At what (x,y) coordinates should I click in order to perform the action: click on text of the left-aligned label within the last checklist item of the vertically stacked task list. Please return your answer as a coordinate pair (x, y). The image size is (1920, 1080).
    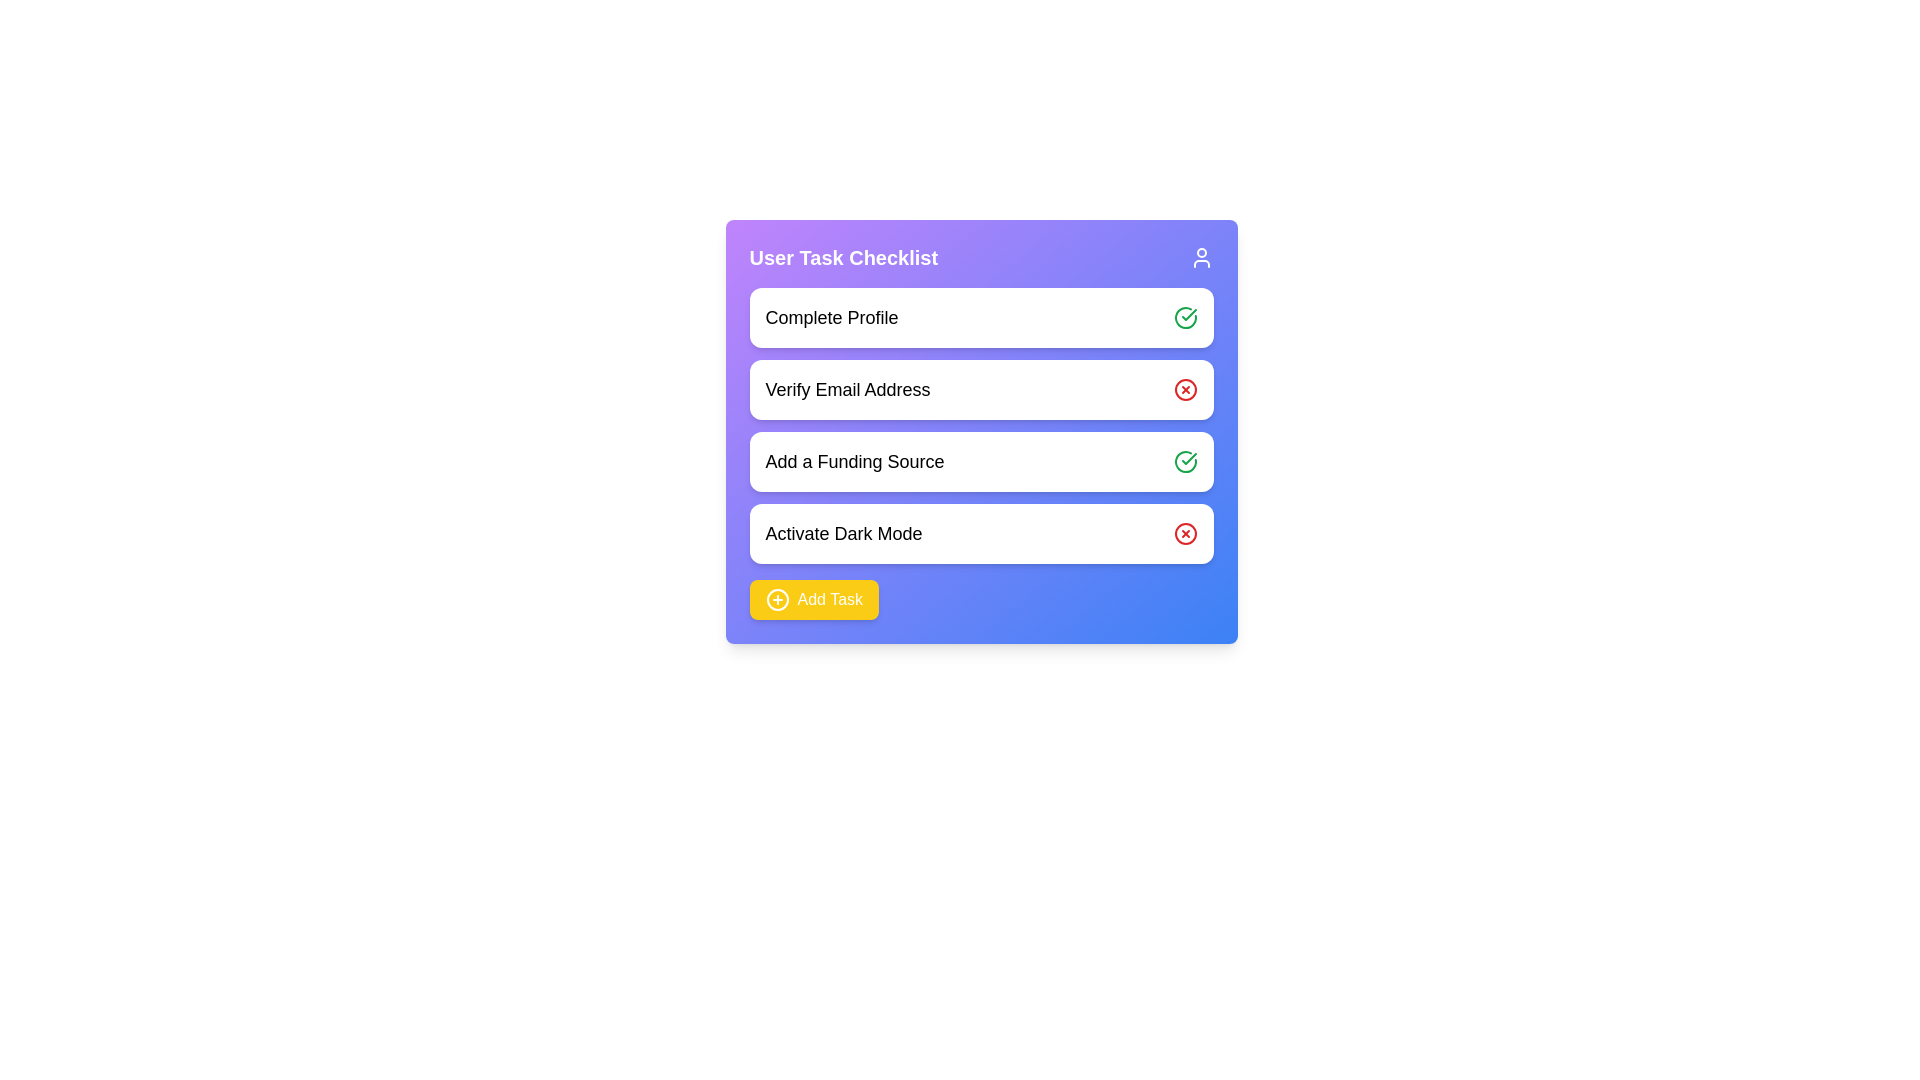
    Looking at the image, I should click on (844, 532).